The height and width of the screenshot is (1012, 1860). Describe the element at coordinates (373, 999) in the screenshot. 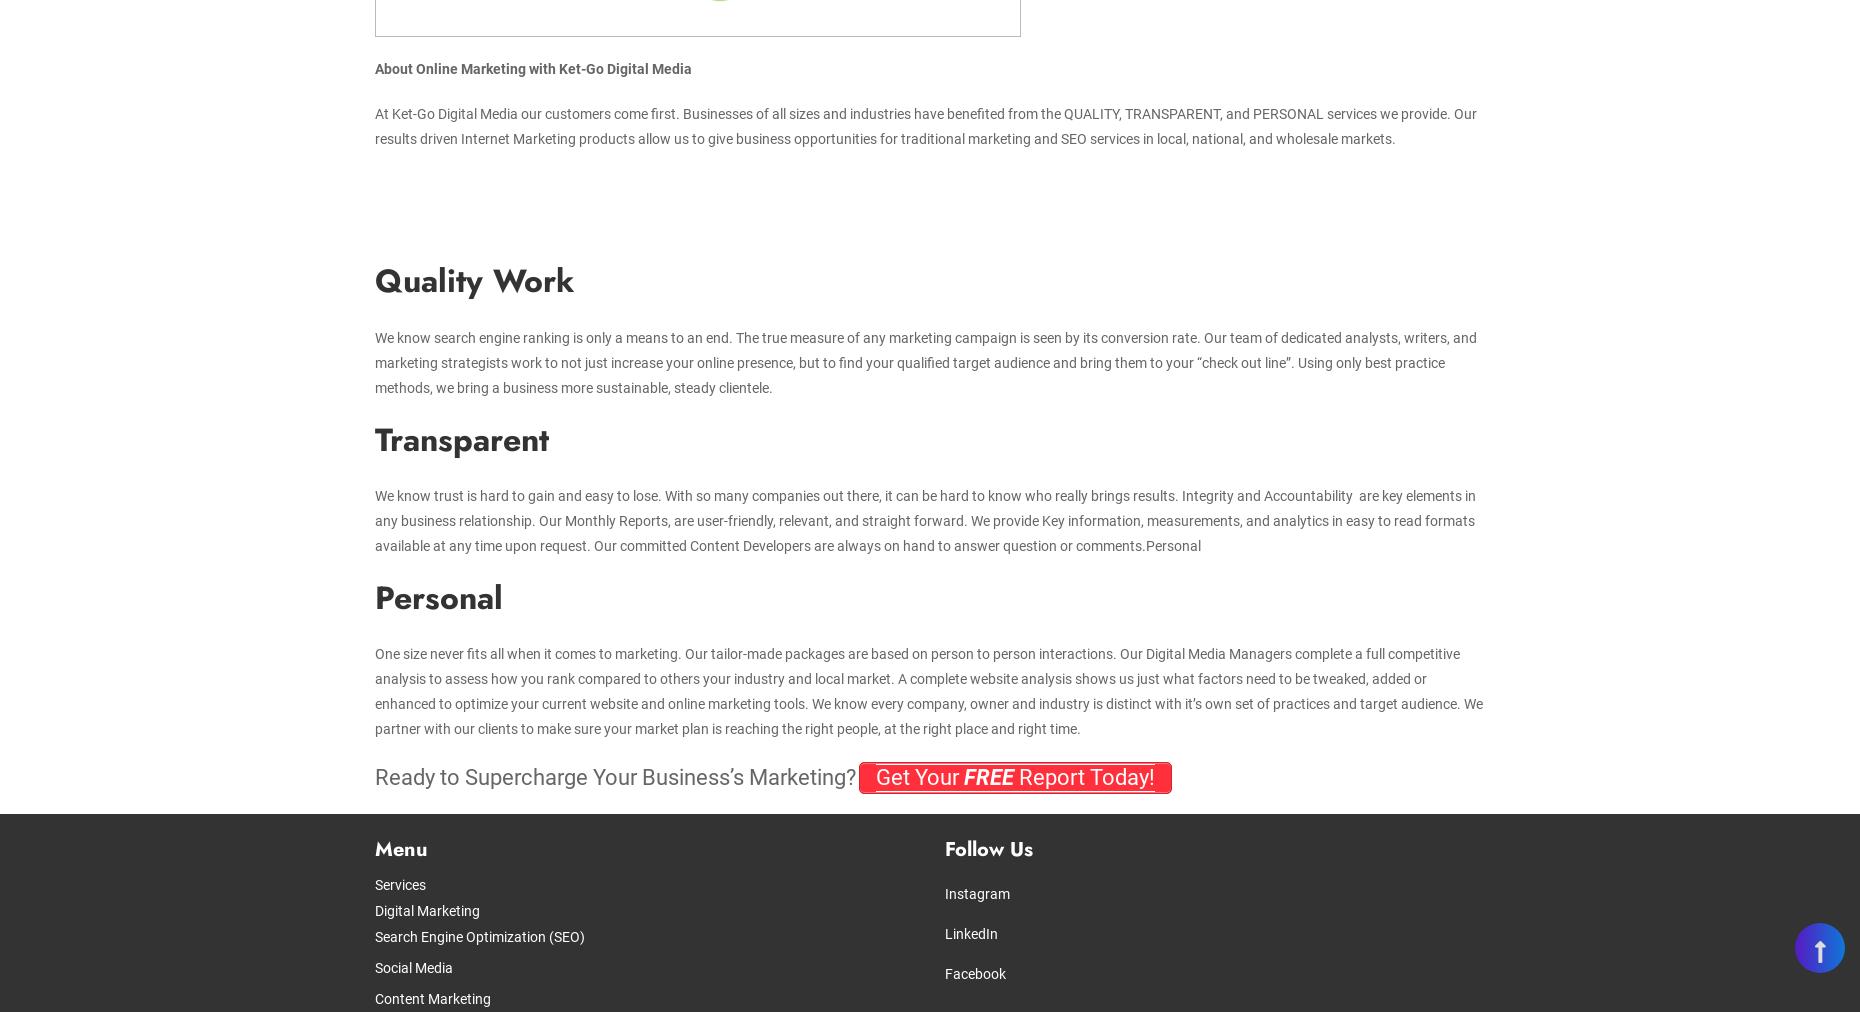

I see `'Content Marketing'` at that location.